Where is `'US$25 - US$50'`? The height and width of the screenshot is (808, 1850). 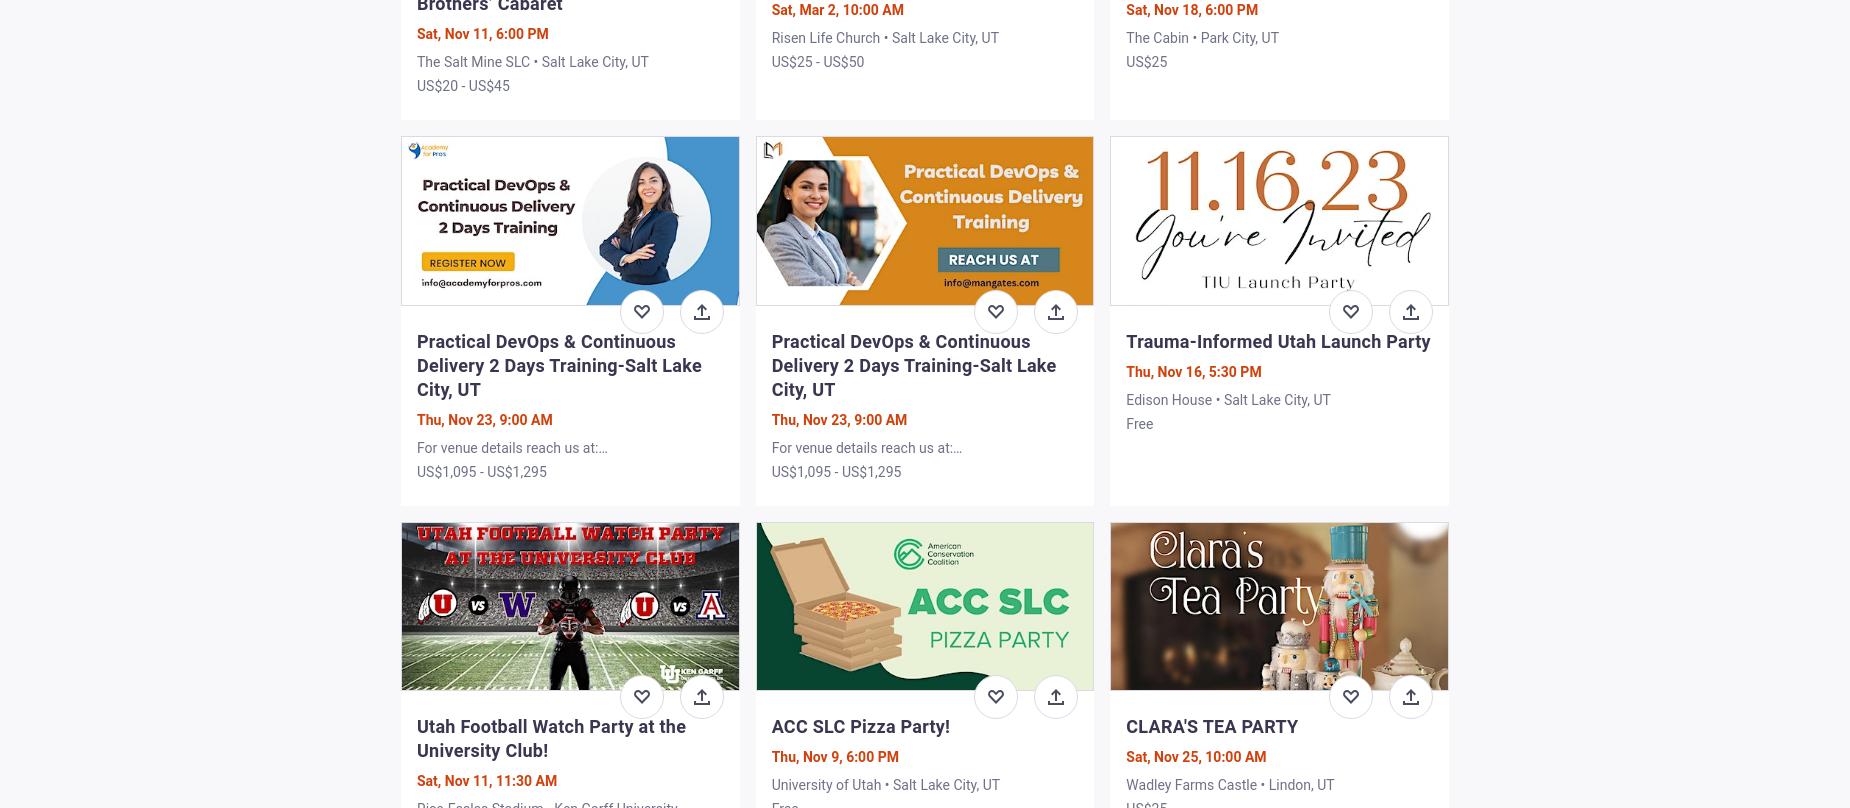
'US$25 - US$50' is located at coordinates (817, 61).